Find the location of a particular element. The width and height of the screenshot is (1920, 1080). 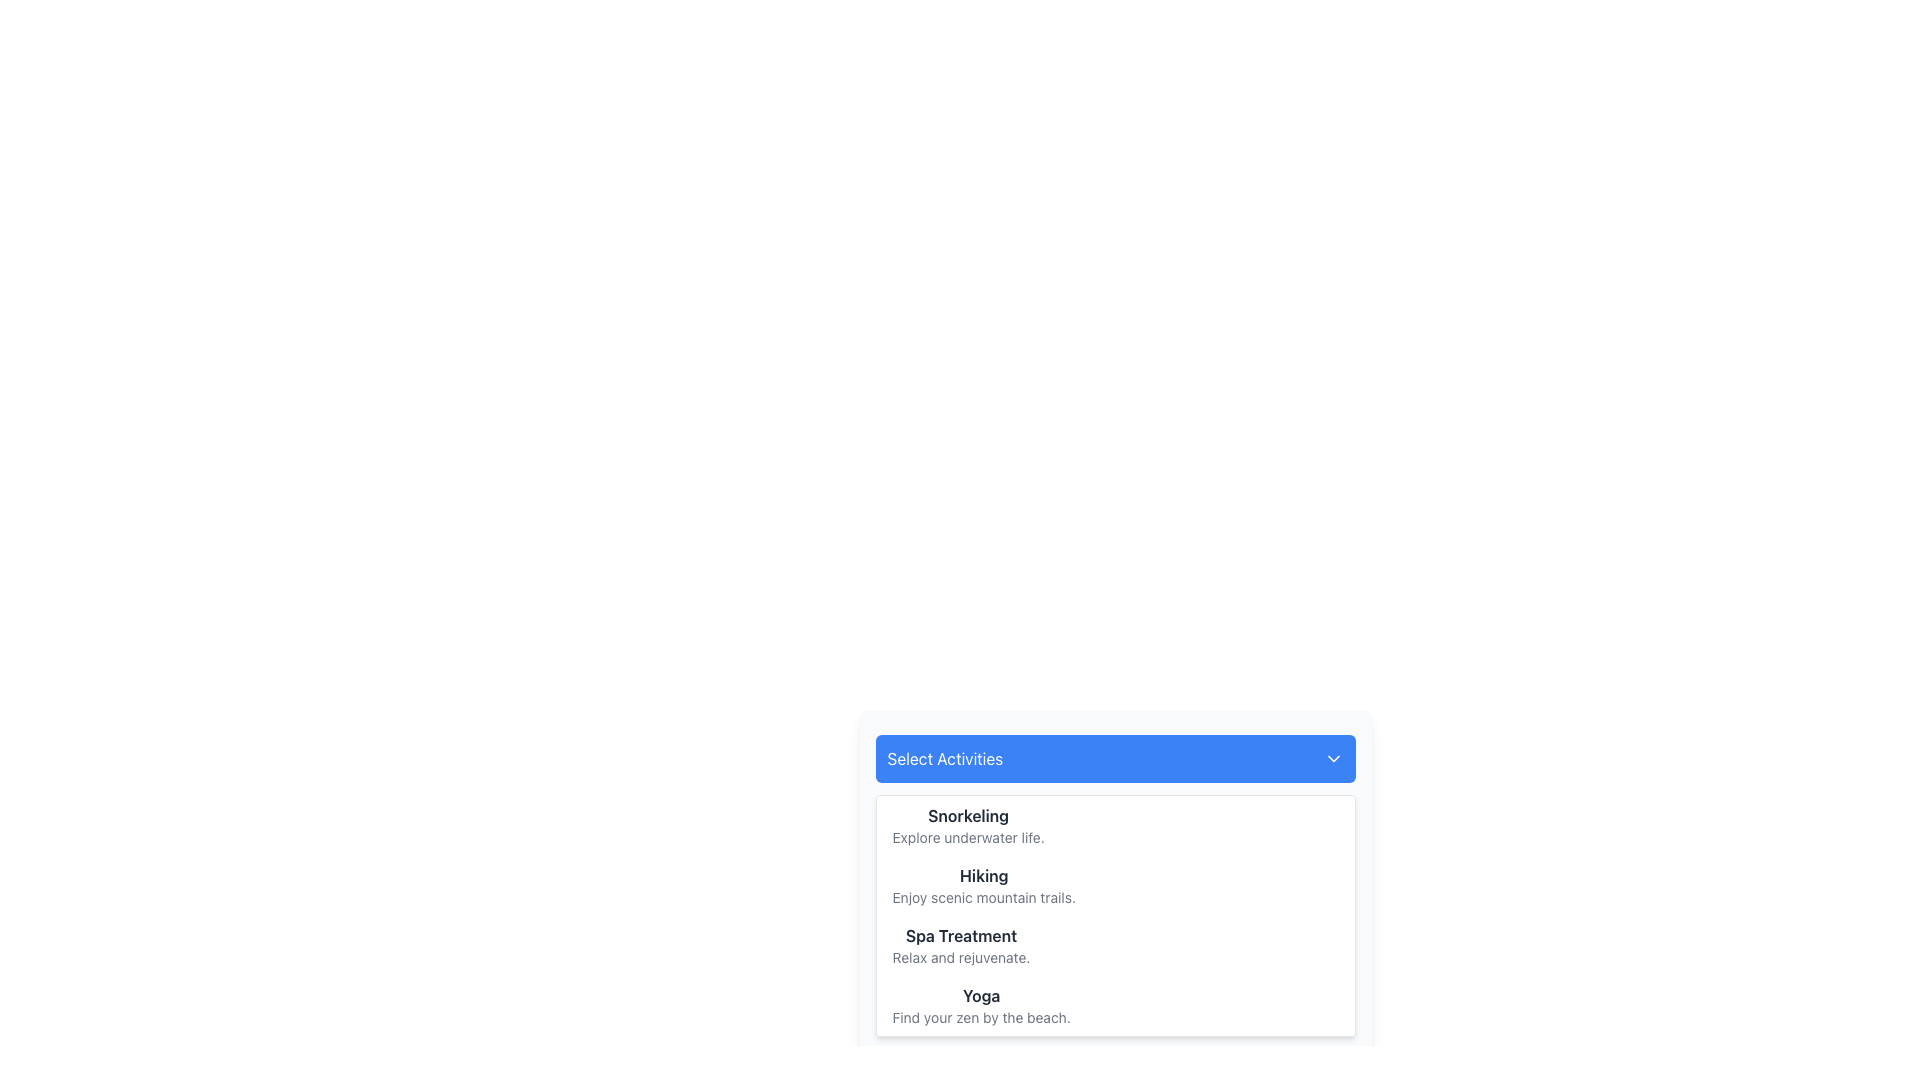

the Text Label positioned on the left side of the blue bar at the top of the dropdown section, which serves as the title for the selection menu below is located at coordinates (944, 759).